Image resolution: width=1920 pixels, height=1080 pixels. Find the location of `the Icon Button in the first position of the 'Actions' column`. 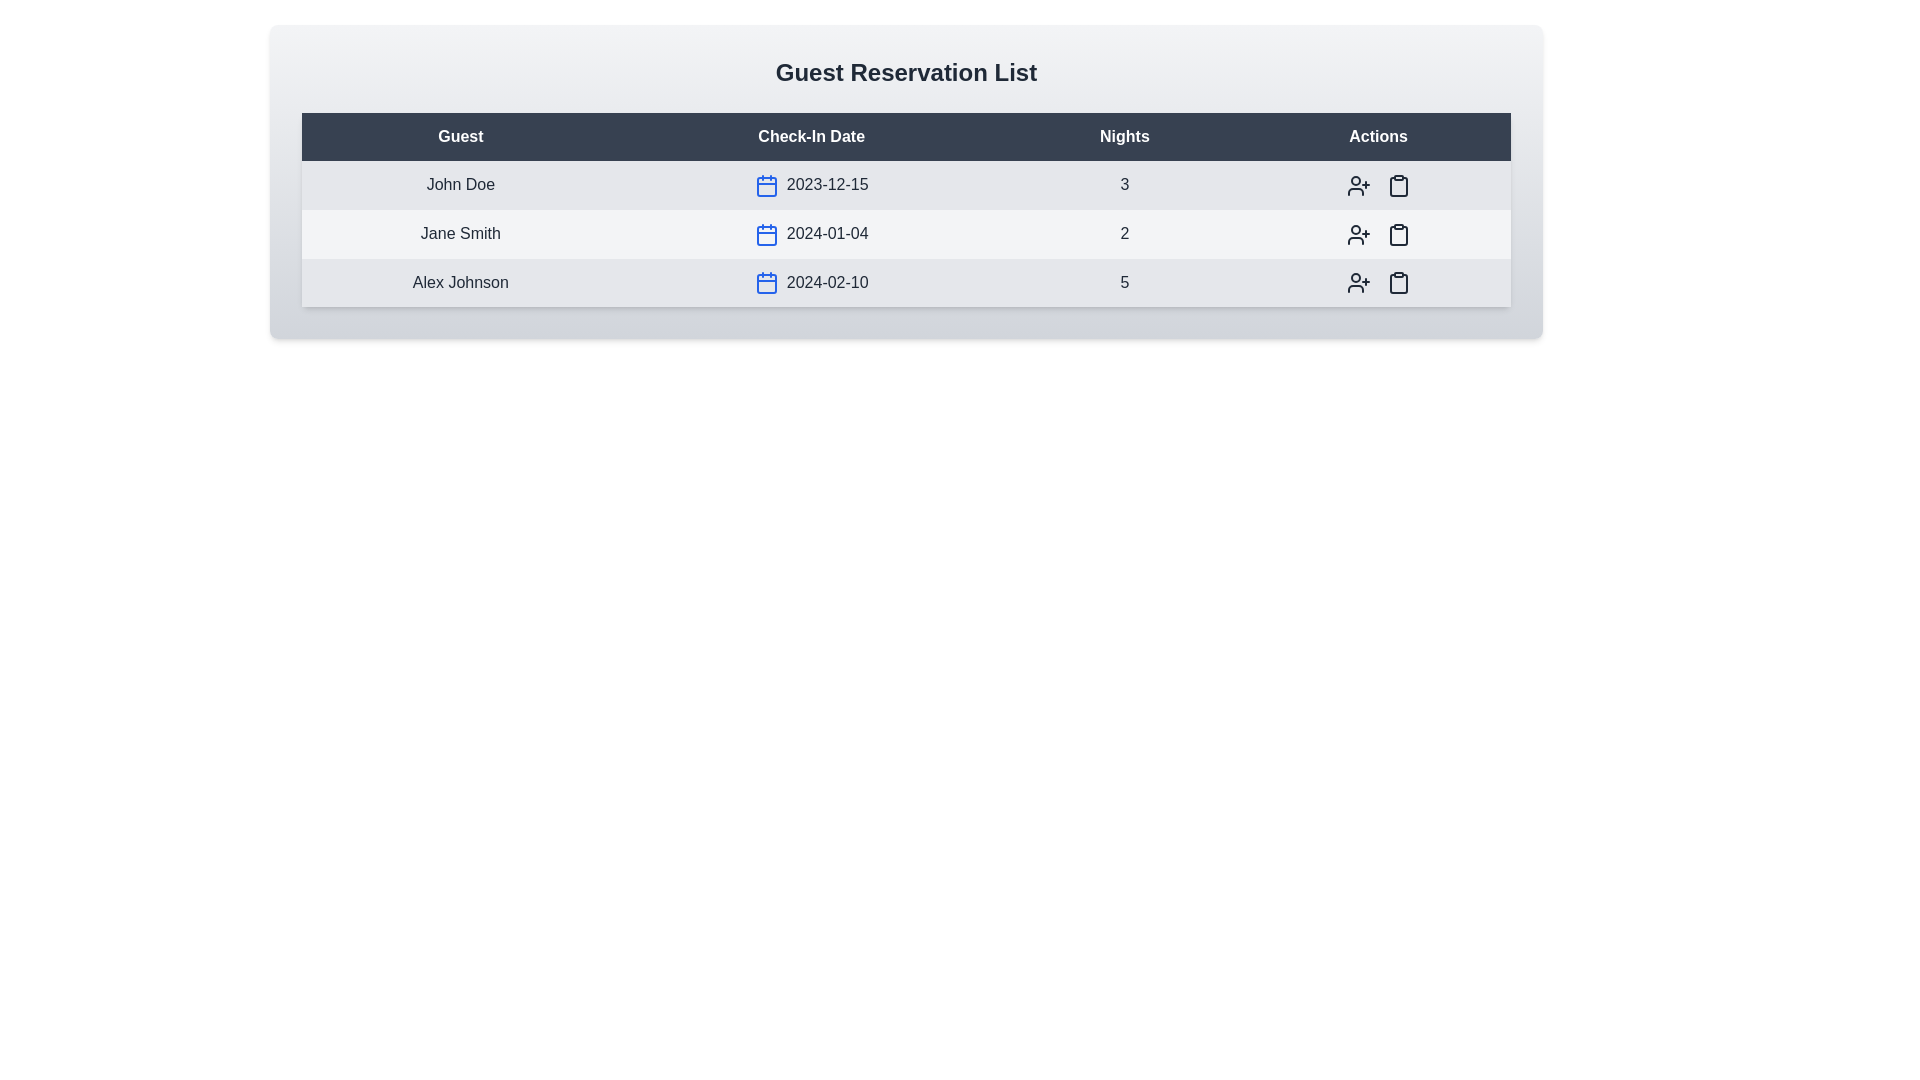

the Icon Button in the first position of the 'Actions' column is located at coordinates (1358, 185).